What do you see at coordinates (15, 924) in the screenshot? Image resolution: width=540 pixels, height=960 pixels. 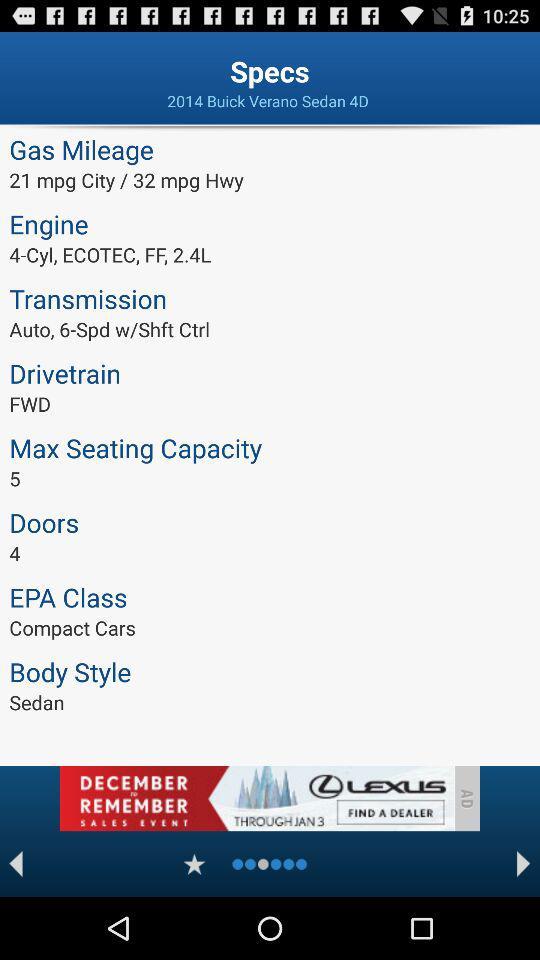 I see `the arrow_backward icon` at bounding box center [15, 924].